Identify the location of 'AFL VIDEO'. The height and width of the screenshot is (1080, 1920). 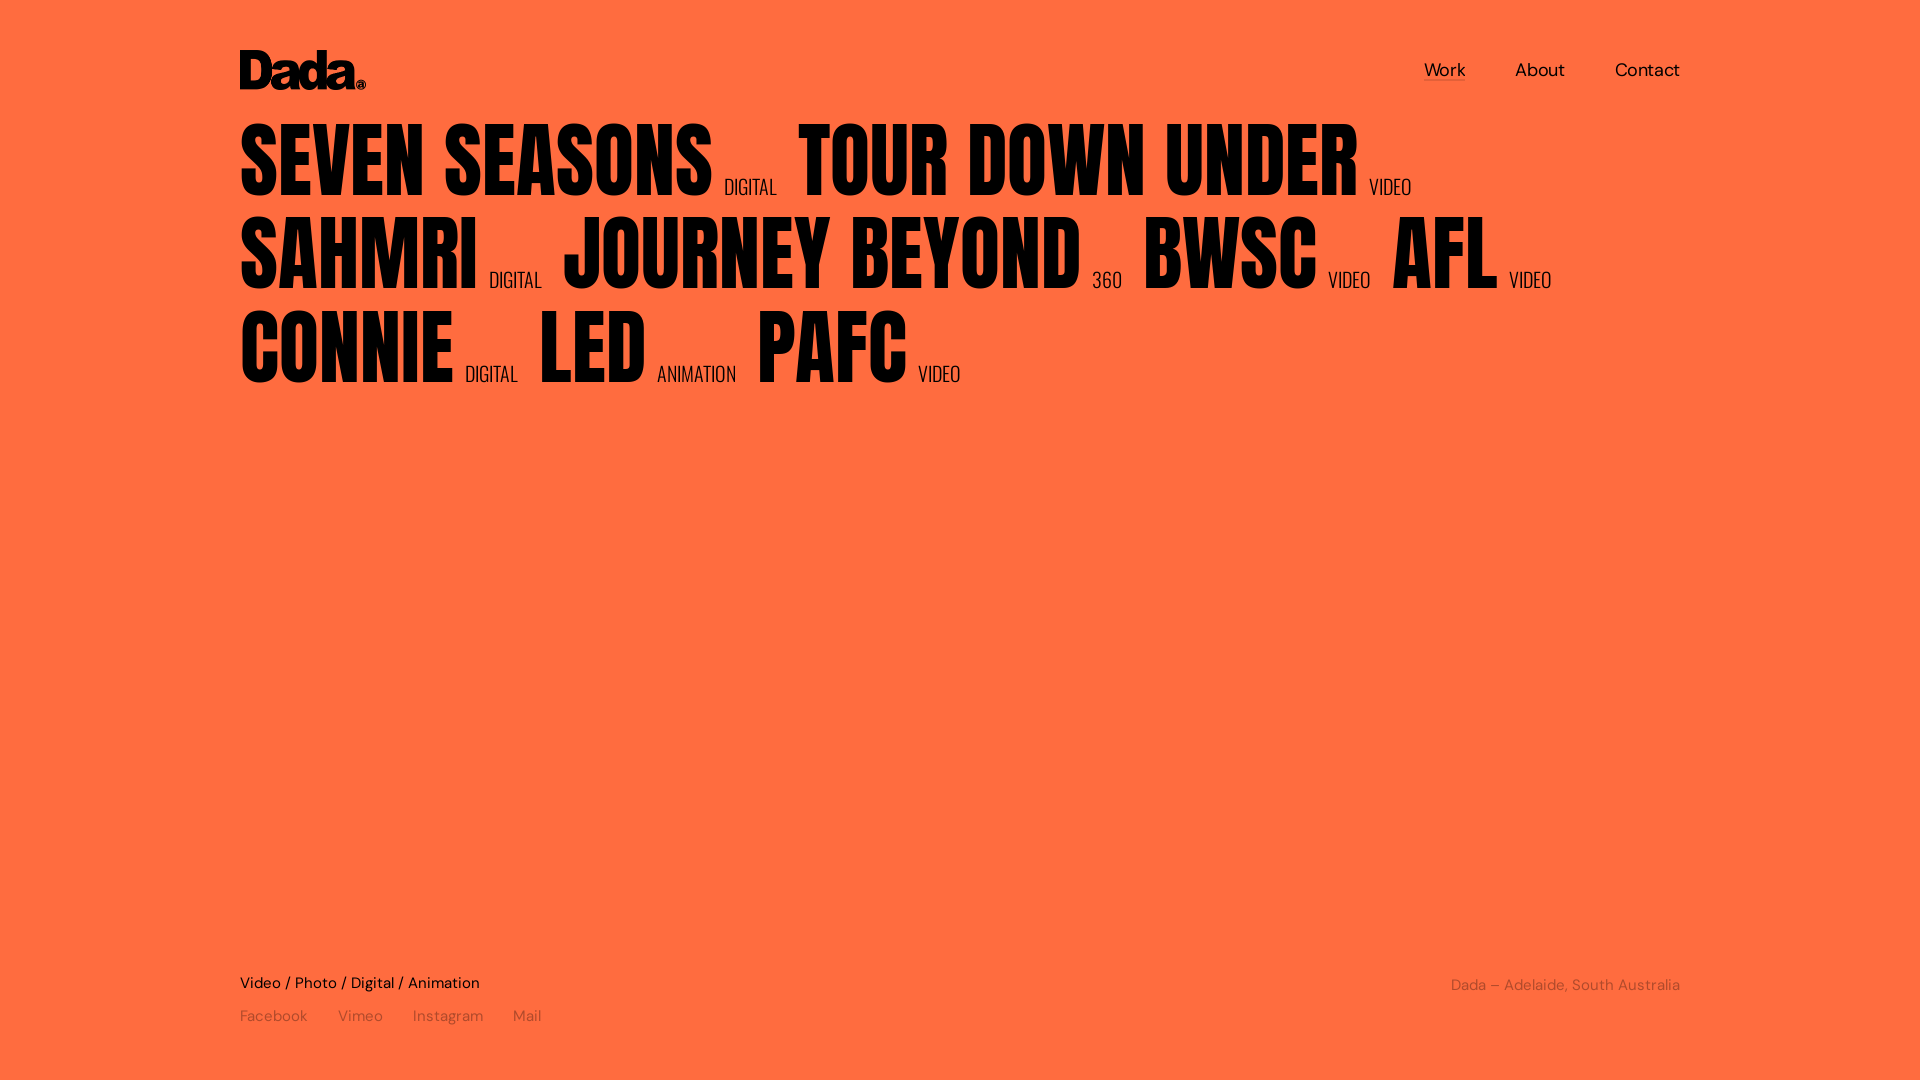
(1482, 260).